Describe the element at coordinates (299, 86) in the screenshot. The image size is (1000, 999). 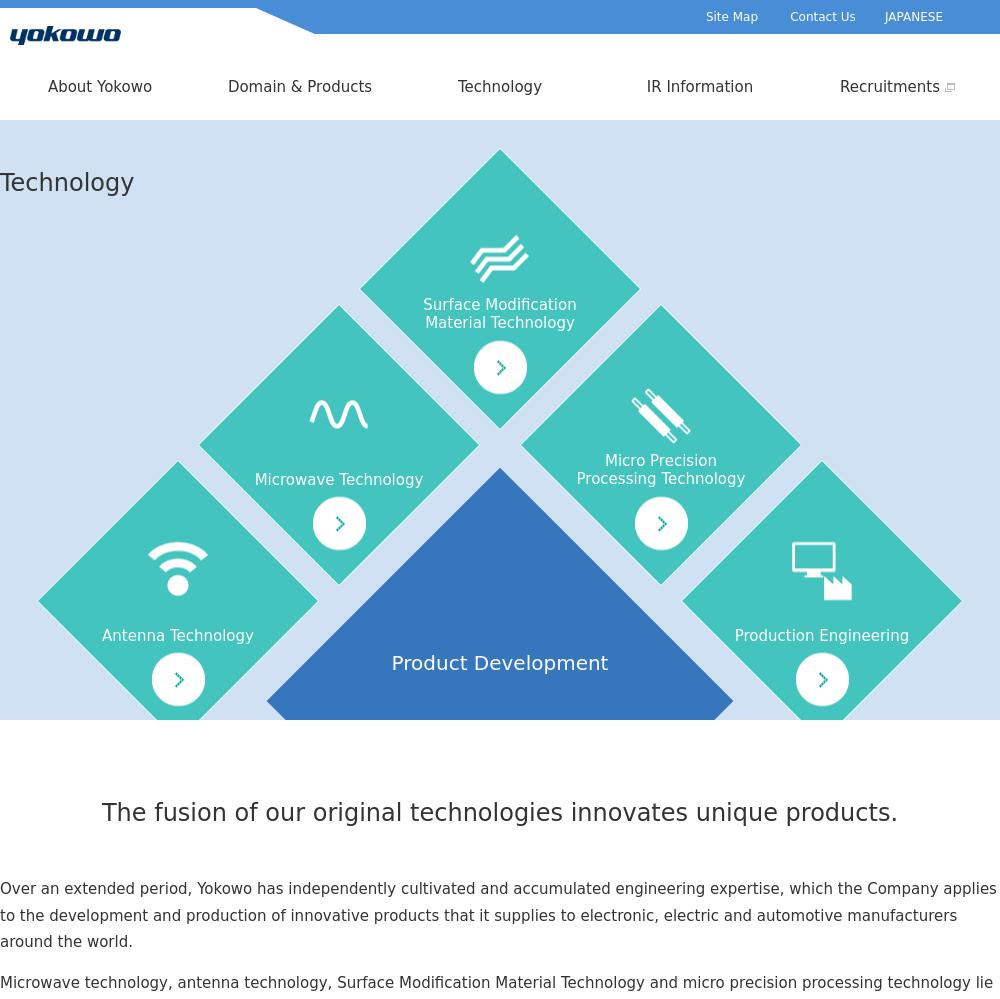
I see `'Domain & Products'` at that location.